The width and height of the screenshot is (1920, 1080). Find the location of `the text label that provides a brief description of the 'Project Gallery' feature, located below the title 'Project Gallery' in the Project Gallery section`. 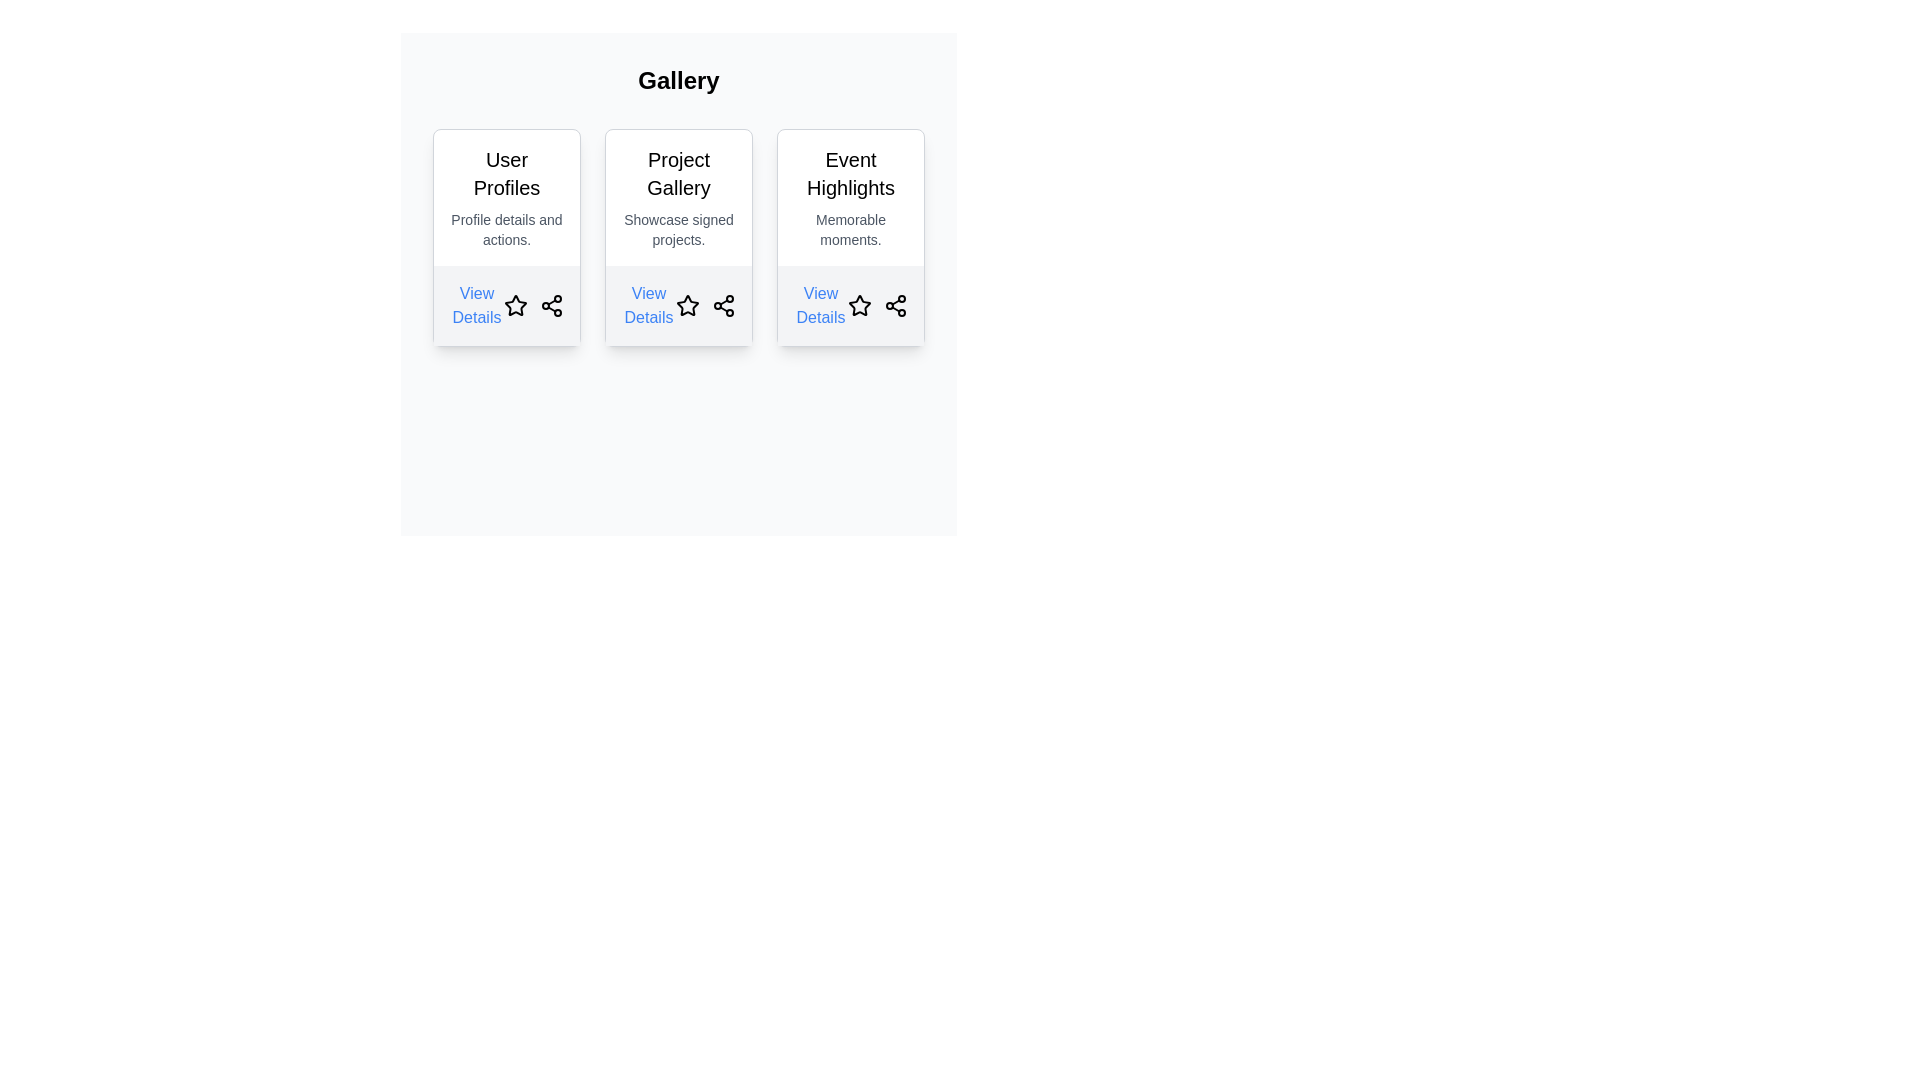

the text label that provides a brief description of the 'Project Gallery' feature, located below the title 'Project Gallery' in the Project Gallery section is located at coordinates (678, 229).